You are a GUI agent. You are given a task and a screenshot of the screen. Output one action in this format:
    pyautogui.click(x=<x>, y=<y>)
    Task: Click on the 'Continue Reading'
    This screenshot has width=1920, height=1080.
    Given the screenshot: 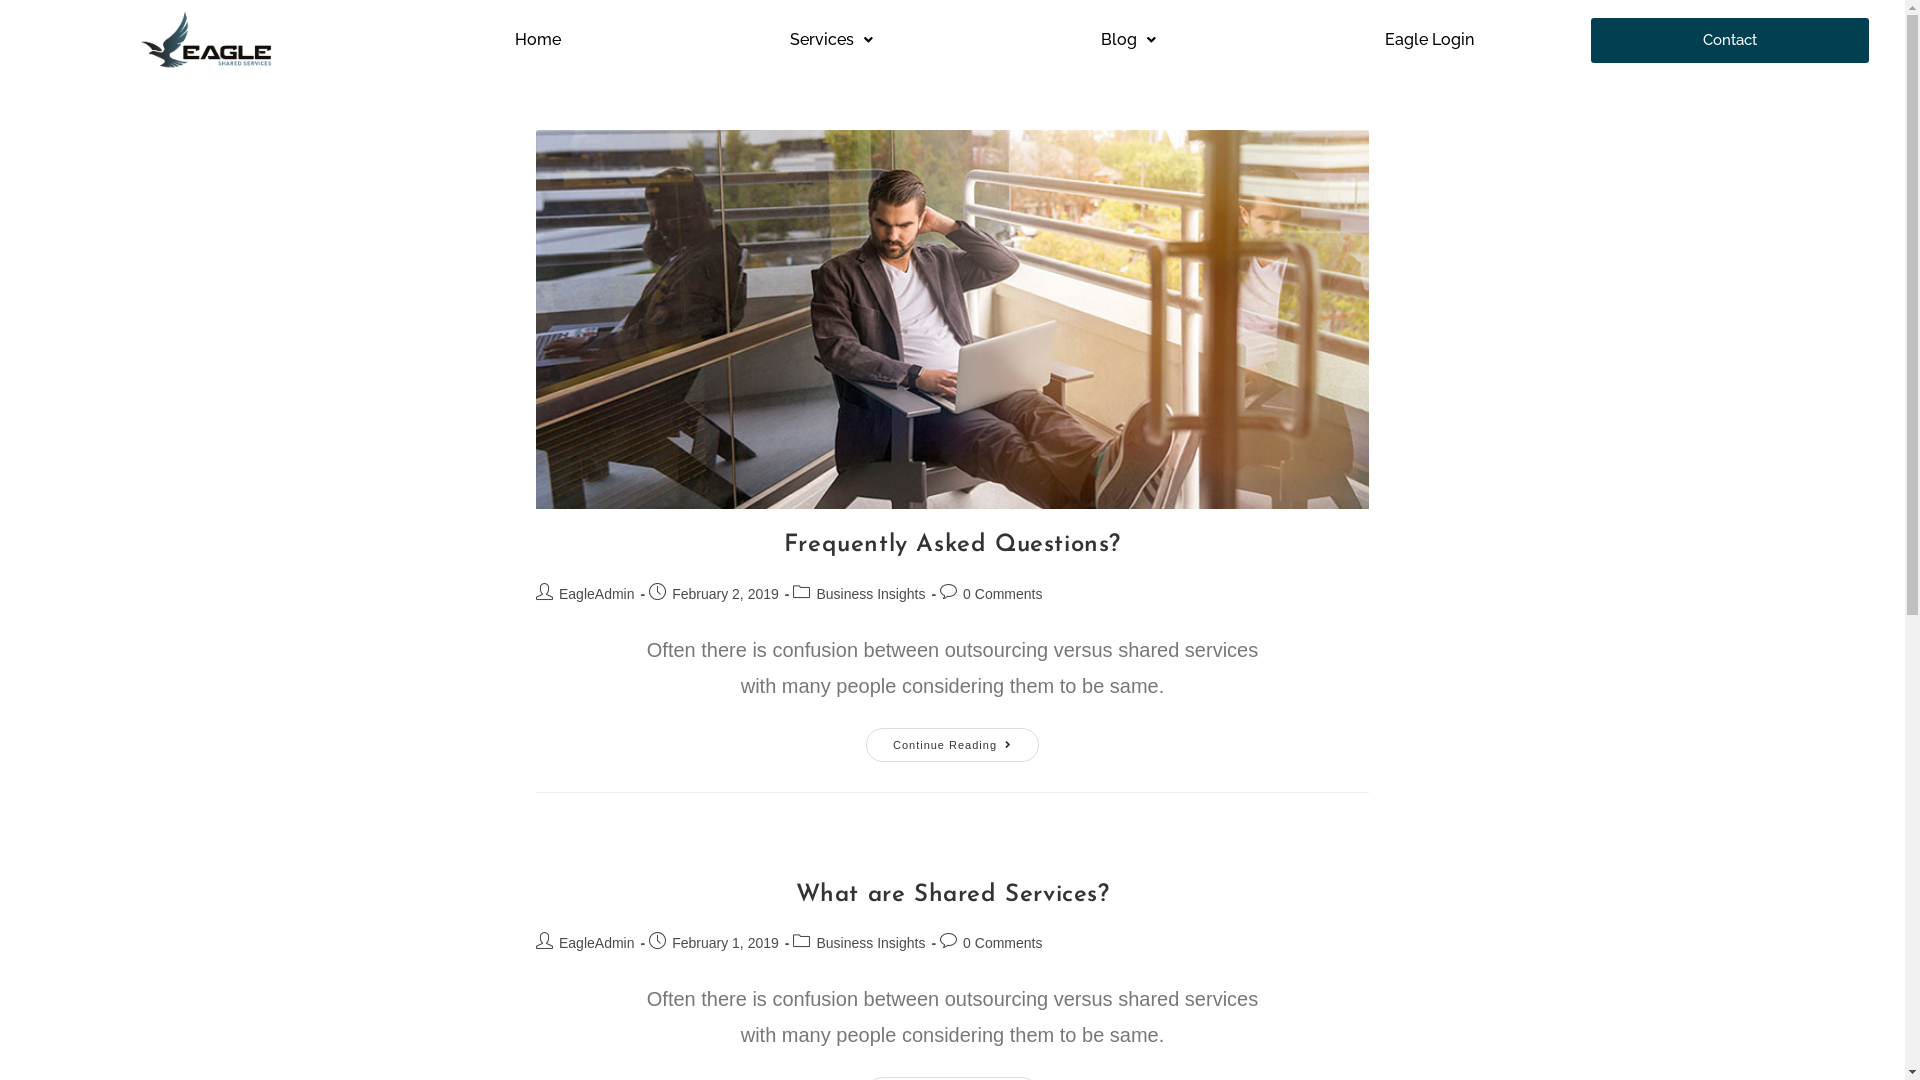 What is the action you would take?
    pyautogui.click(x=951, y=744)
    